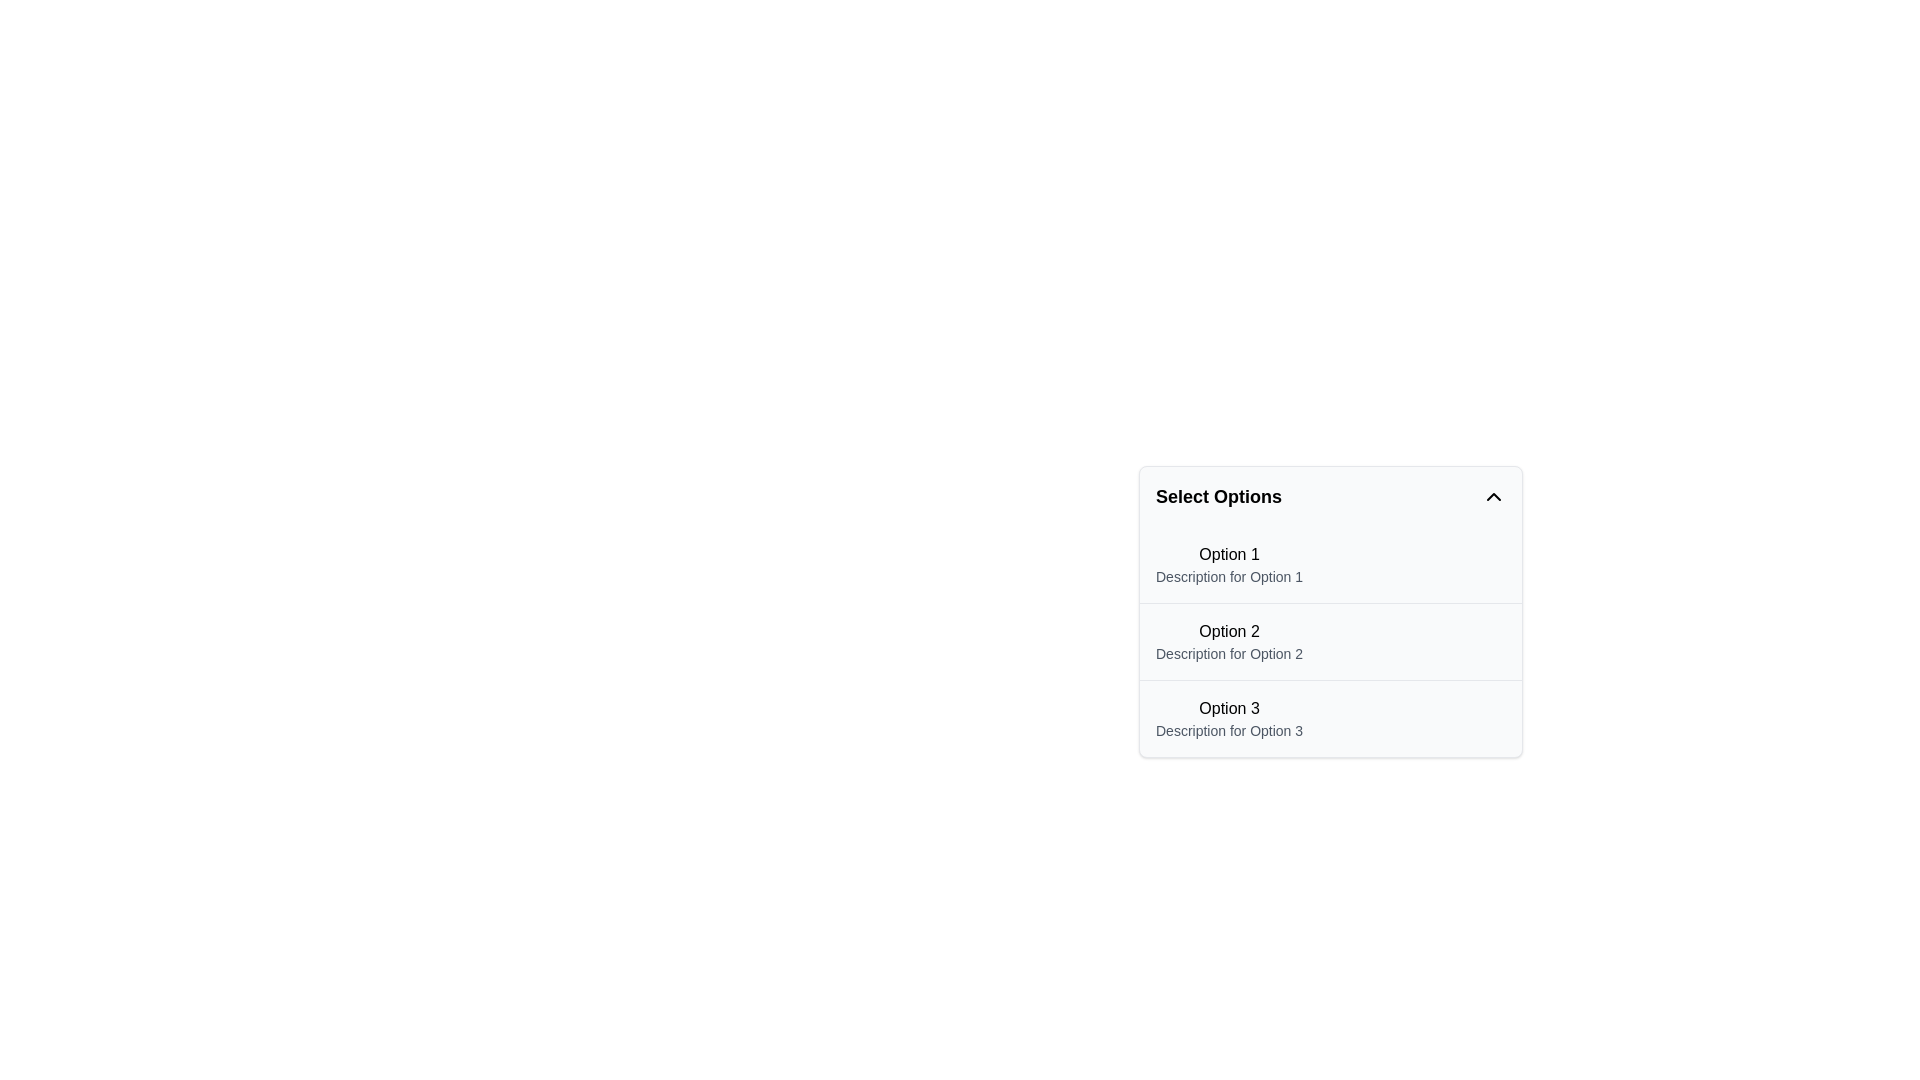  I want to click on the text label displaying 'Option 2' in the three-option list interface, positioned above its description, so click(1228, 632).